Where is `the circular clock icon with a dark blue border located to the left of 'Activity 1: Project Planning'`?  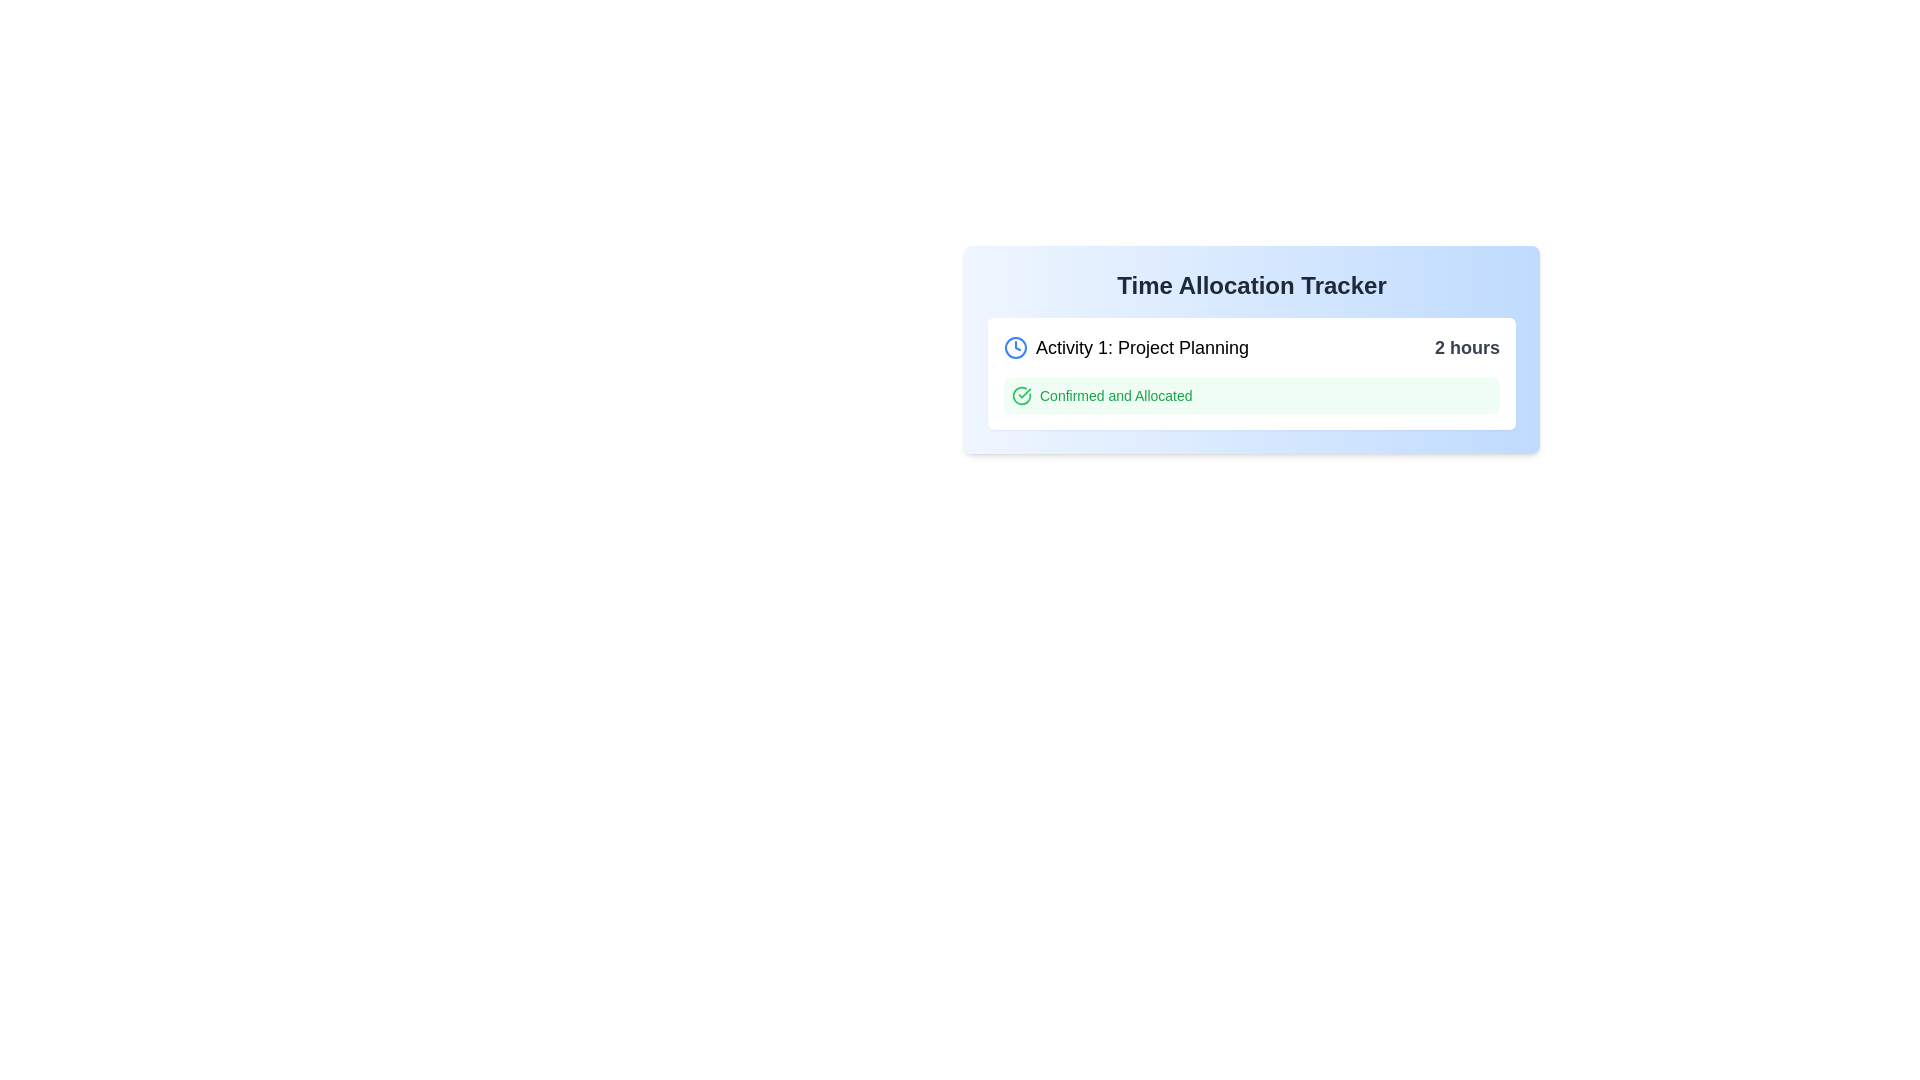
the circular clock icon with a dark blue border located to the left of 'Activity 1: Project Planning' is located at coordinates (1016, 346).